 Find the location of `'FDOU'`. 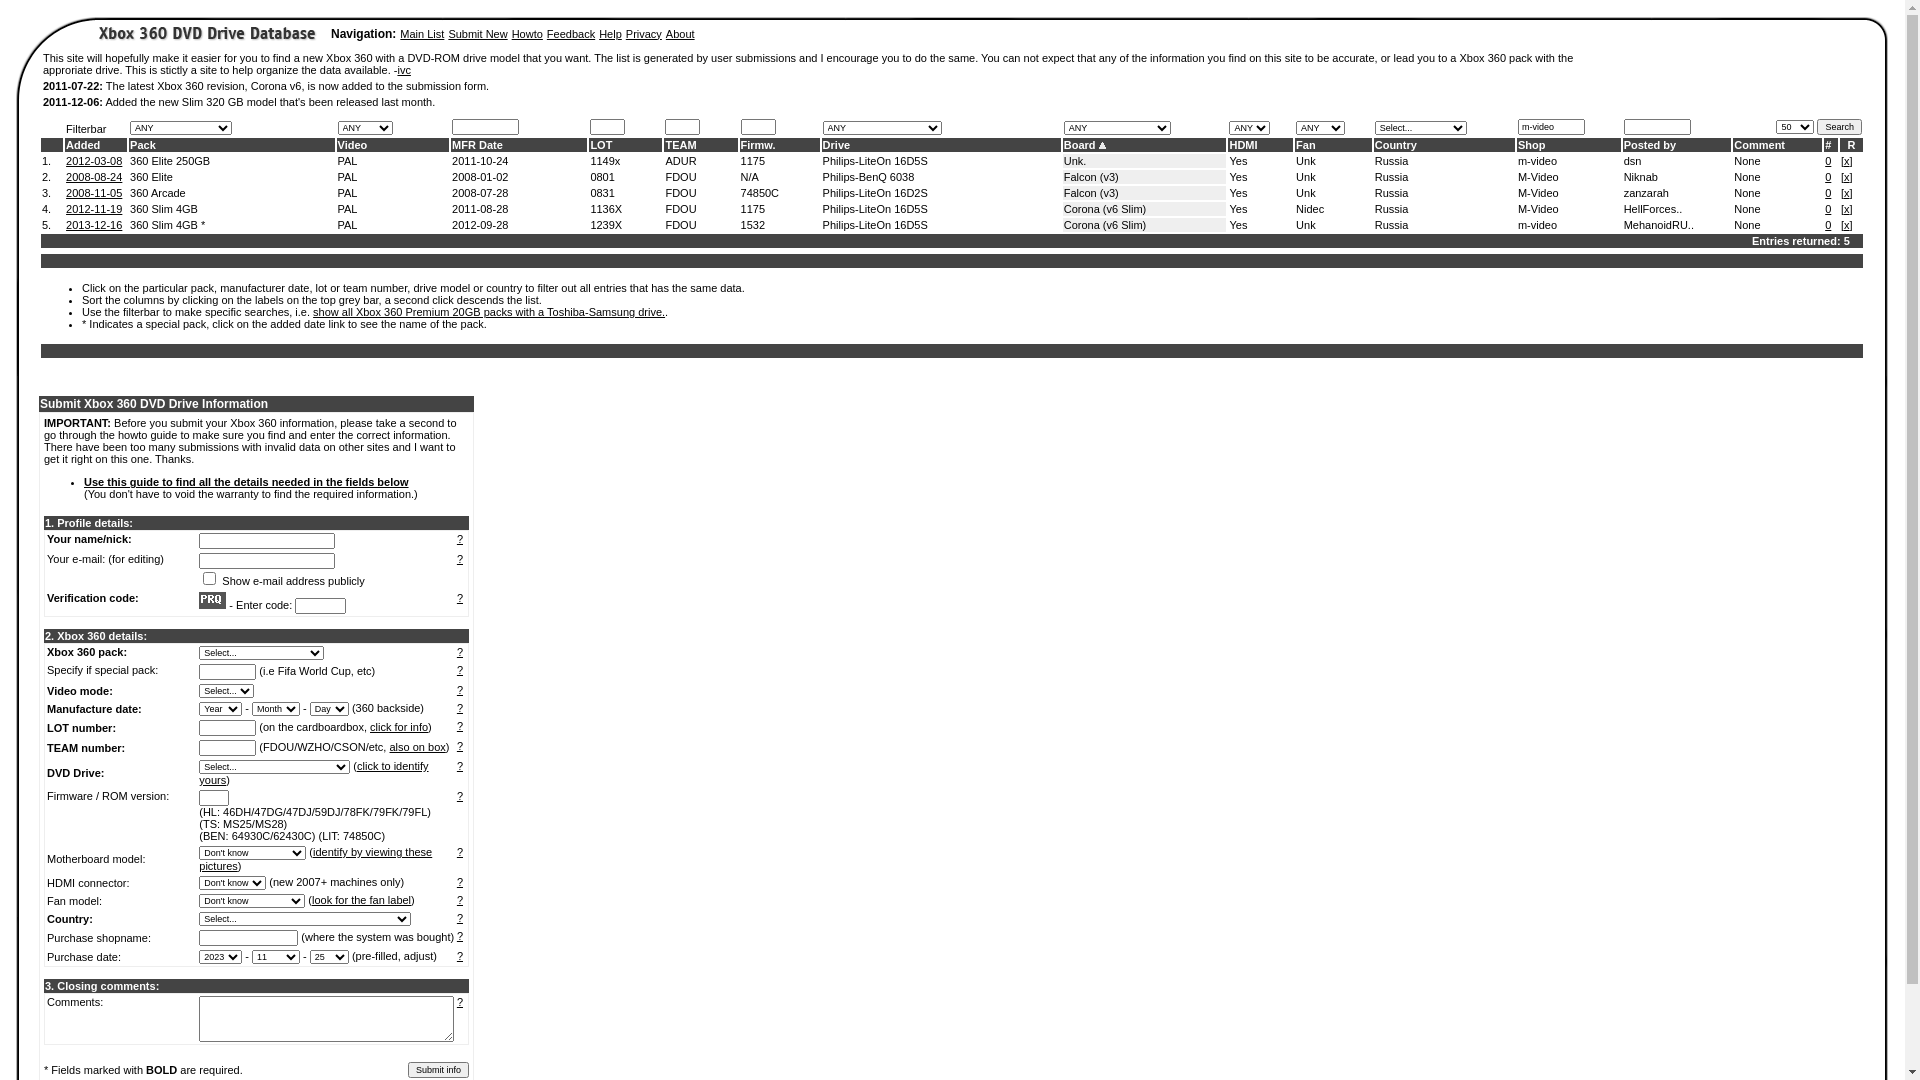

'FDOU' is located at coordinates (680, 224).